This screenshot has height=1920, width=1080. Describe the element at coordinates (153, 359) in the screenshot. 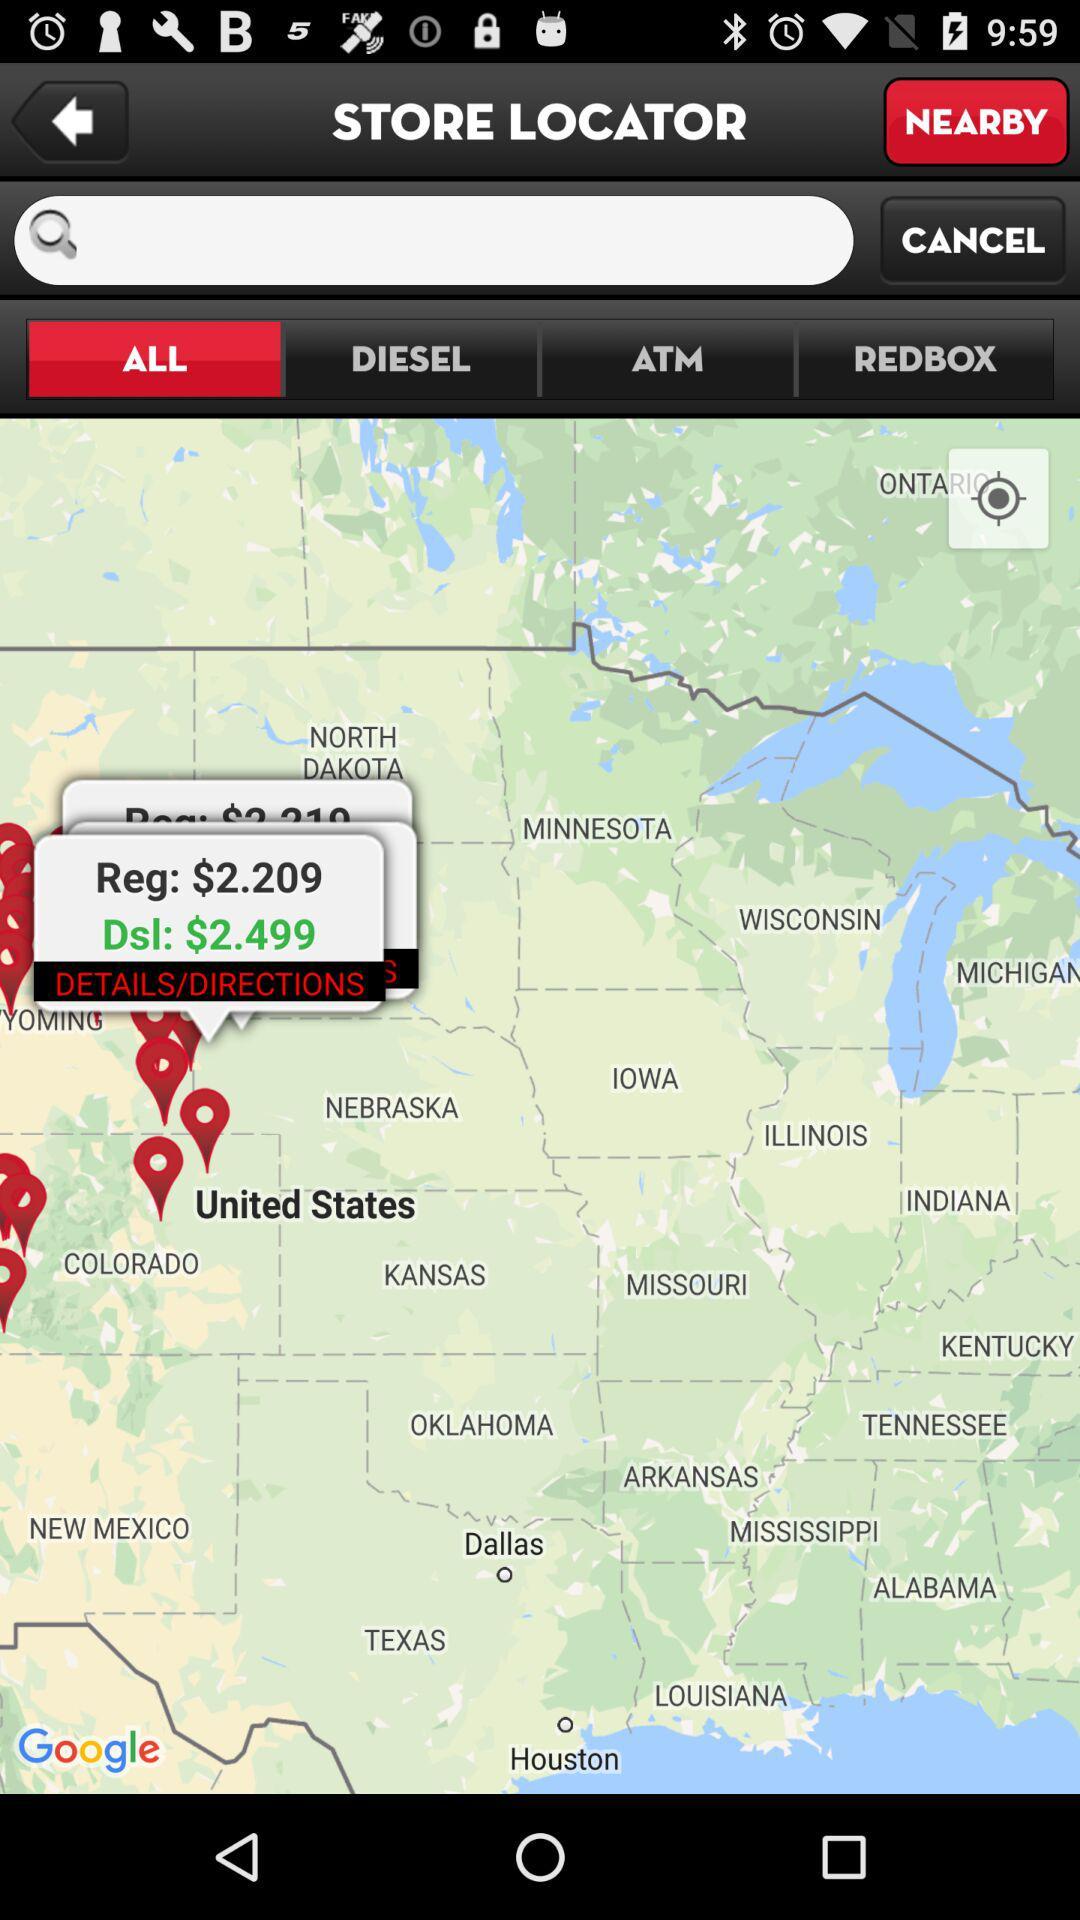

I see `all` at that location.